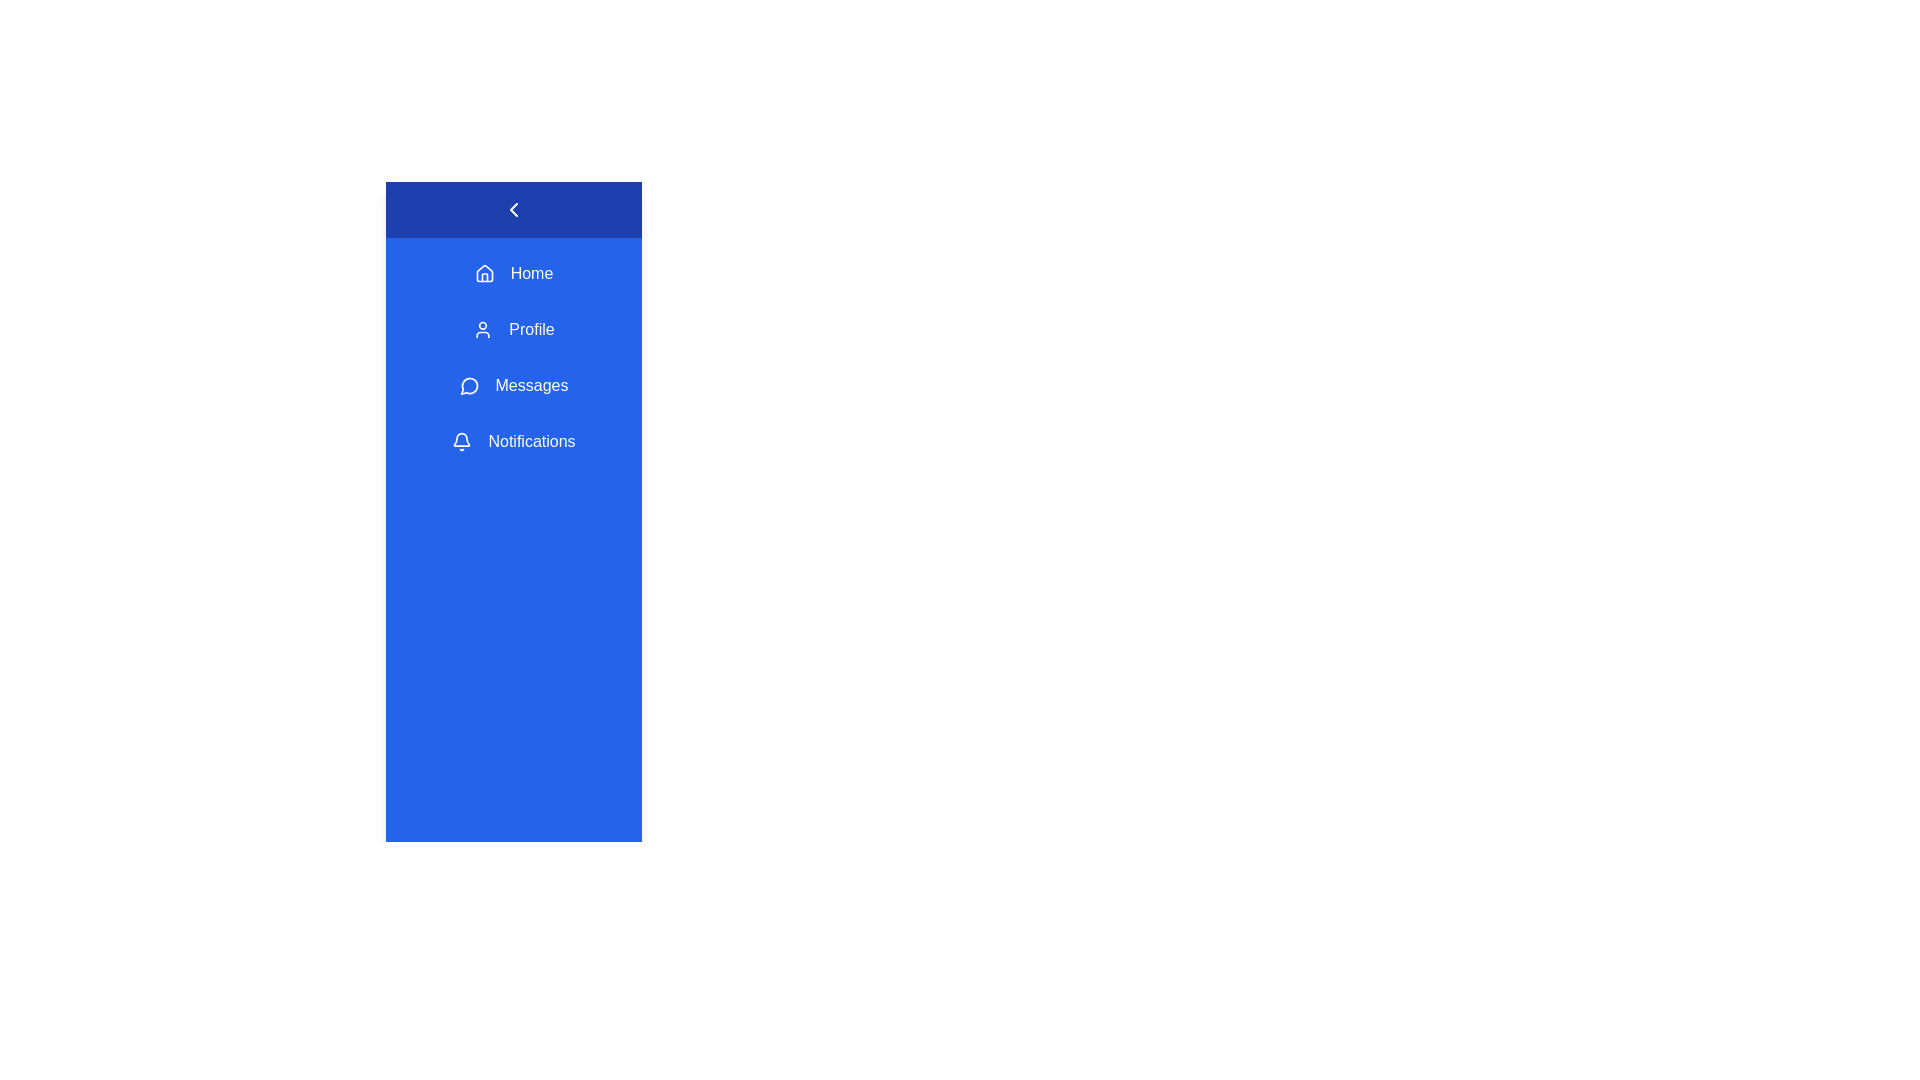 This screenshot has height=1080, width=1920. What do you see at coordinates (483, 329) in the screenshot?
I see `the Profile icon in the sidebar menu` at bounding box center [483, 329].